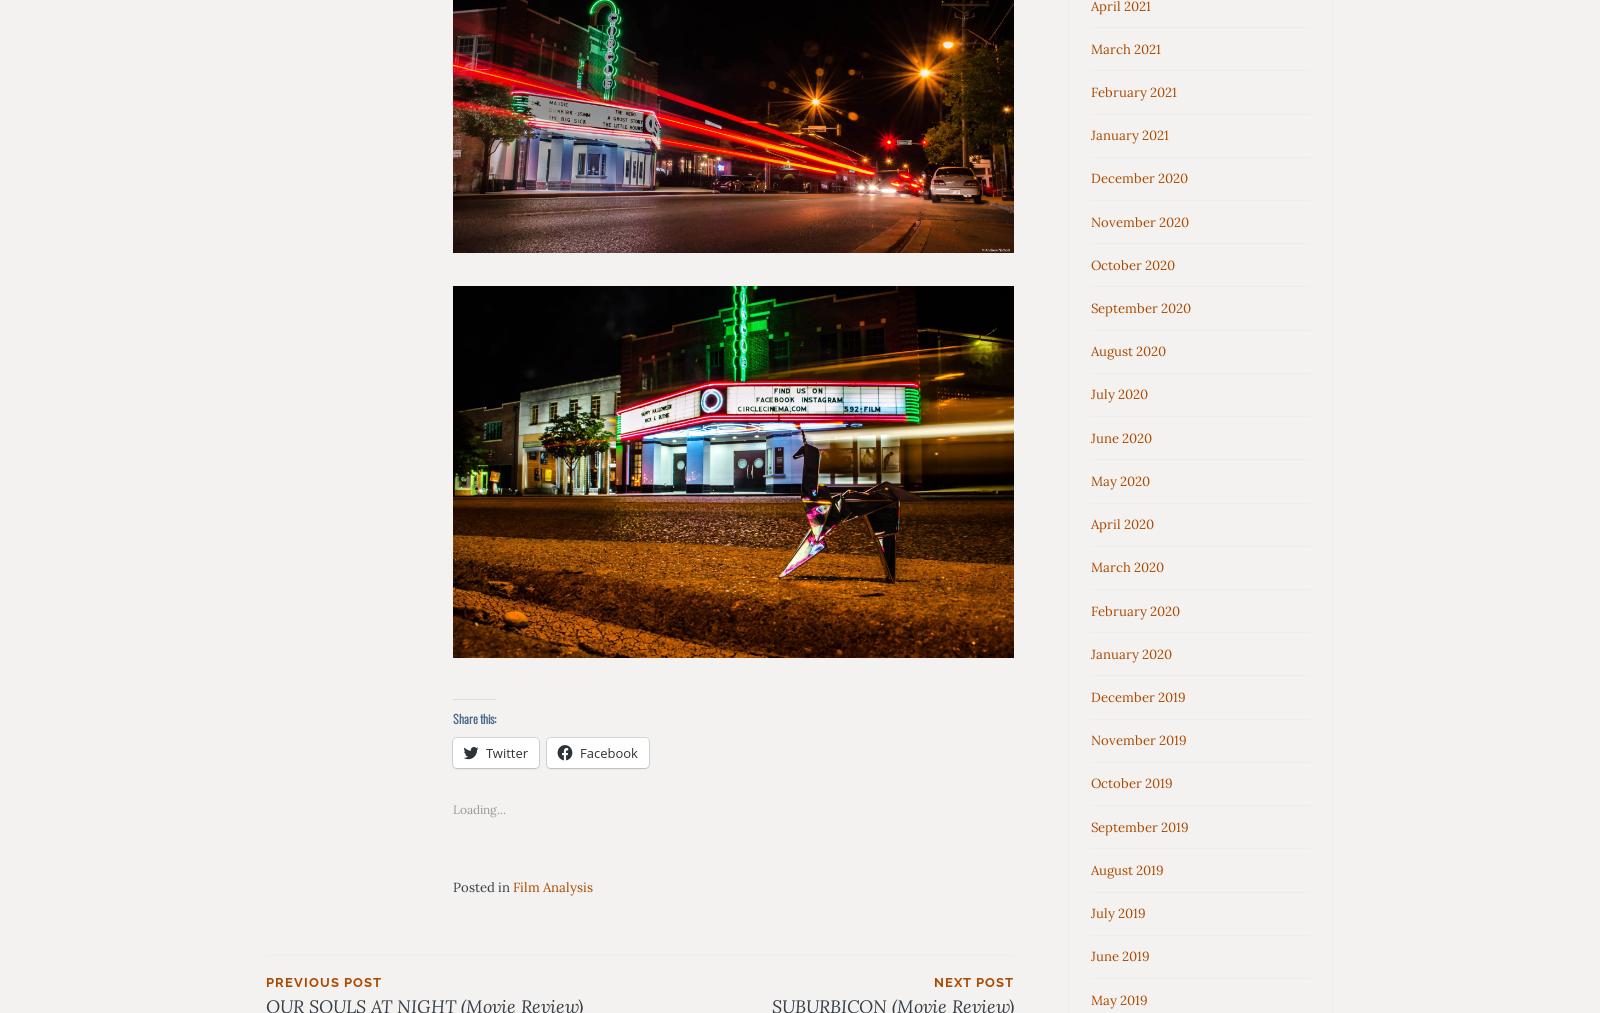 The width and height of the screenshot is (1600, 1013). I want to click on 'December 2020', so click(1091, 178).